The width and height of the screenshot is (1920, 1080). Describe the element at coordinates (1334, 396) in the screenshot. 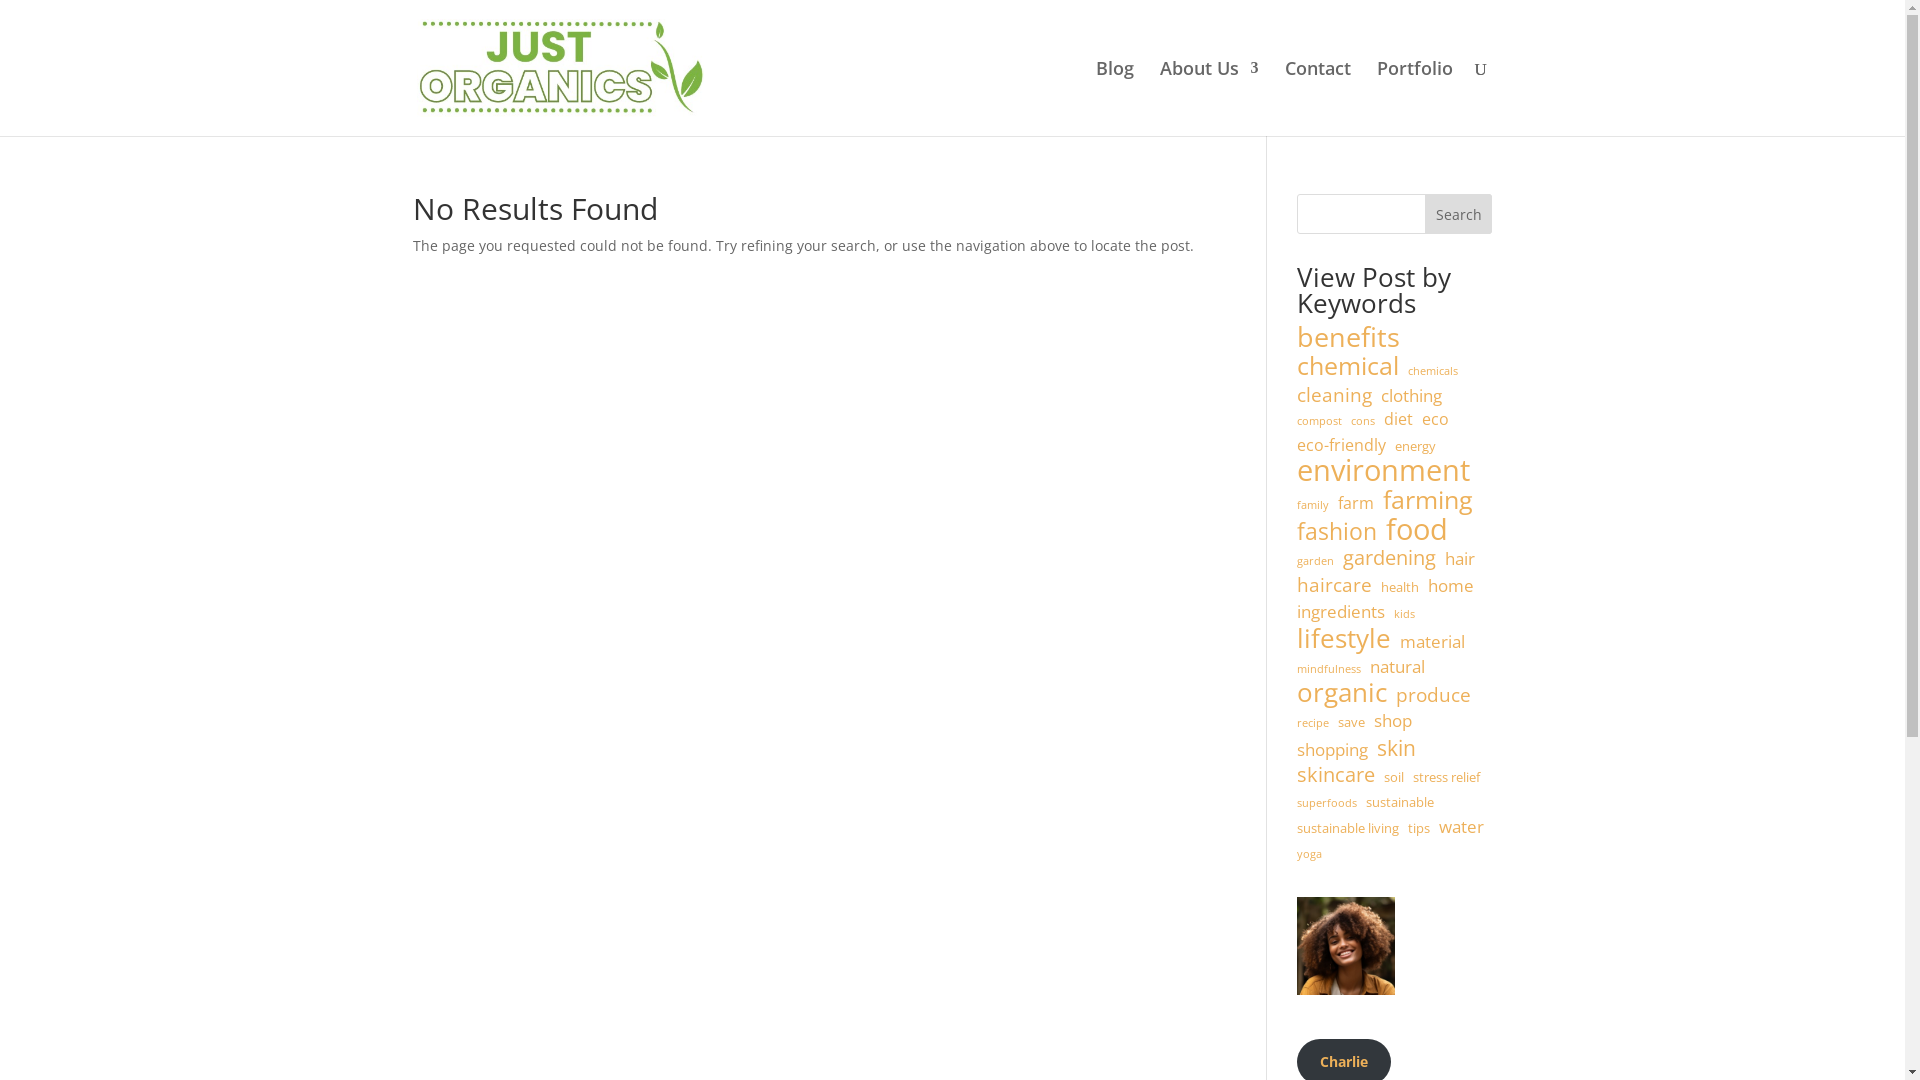

I see `'cleaning'` at that location.